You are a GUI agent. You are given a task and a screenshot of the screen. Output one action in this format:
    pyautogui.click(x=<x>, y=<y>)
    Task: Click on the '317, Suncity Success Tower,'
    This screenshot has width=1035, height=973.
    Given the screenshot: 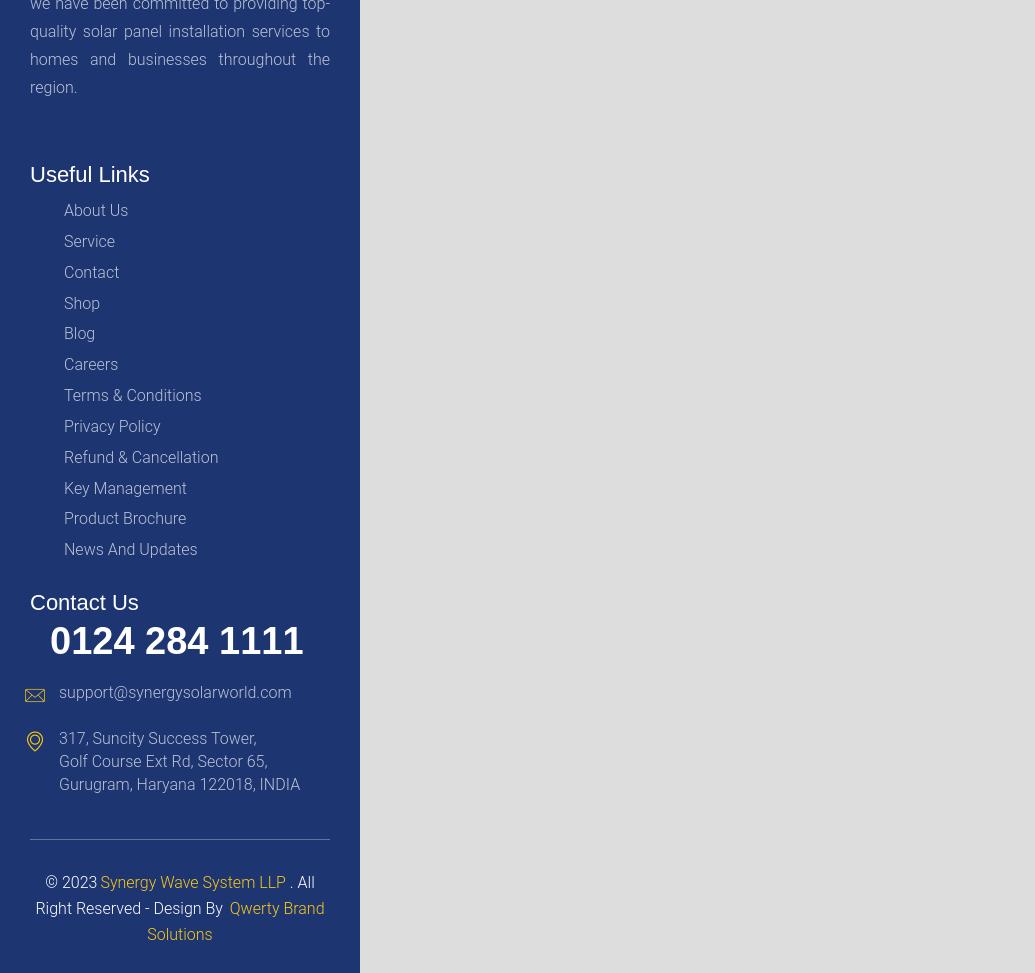 What is the action you would take?
    pyautogui.click(x=157, y=737)
    